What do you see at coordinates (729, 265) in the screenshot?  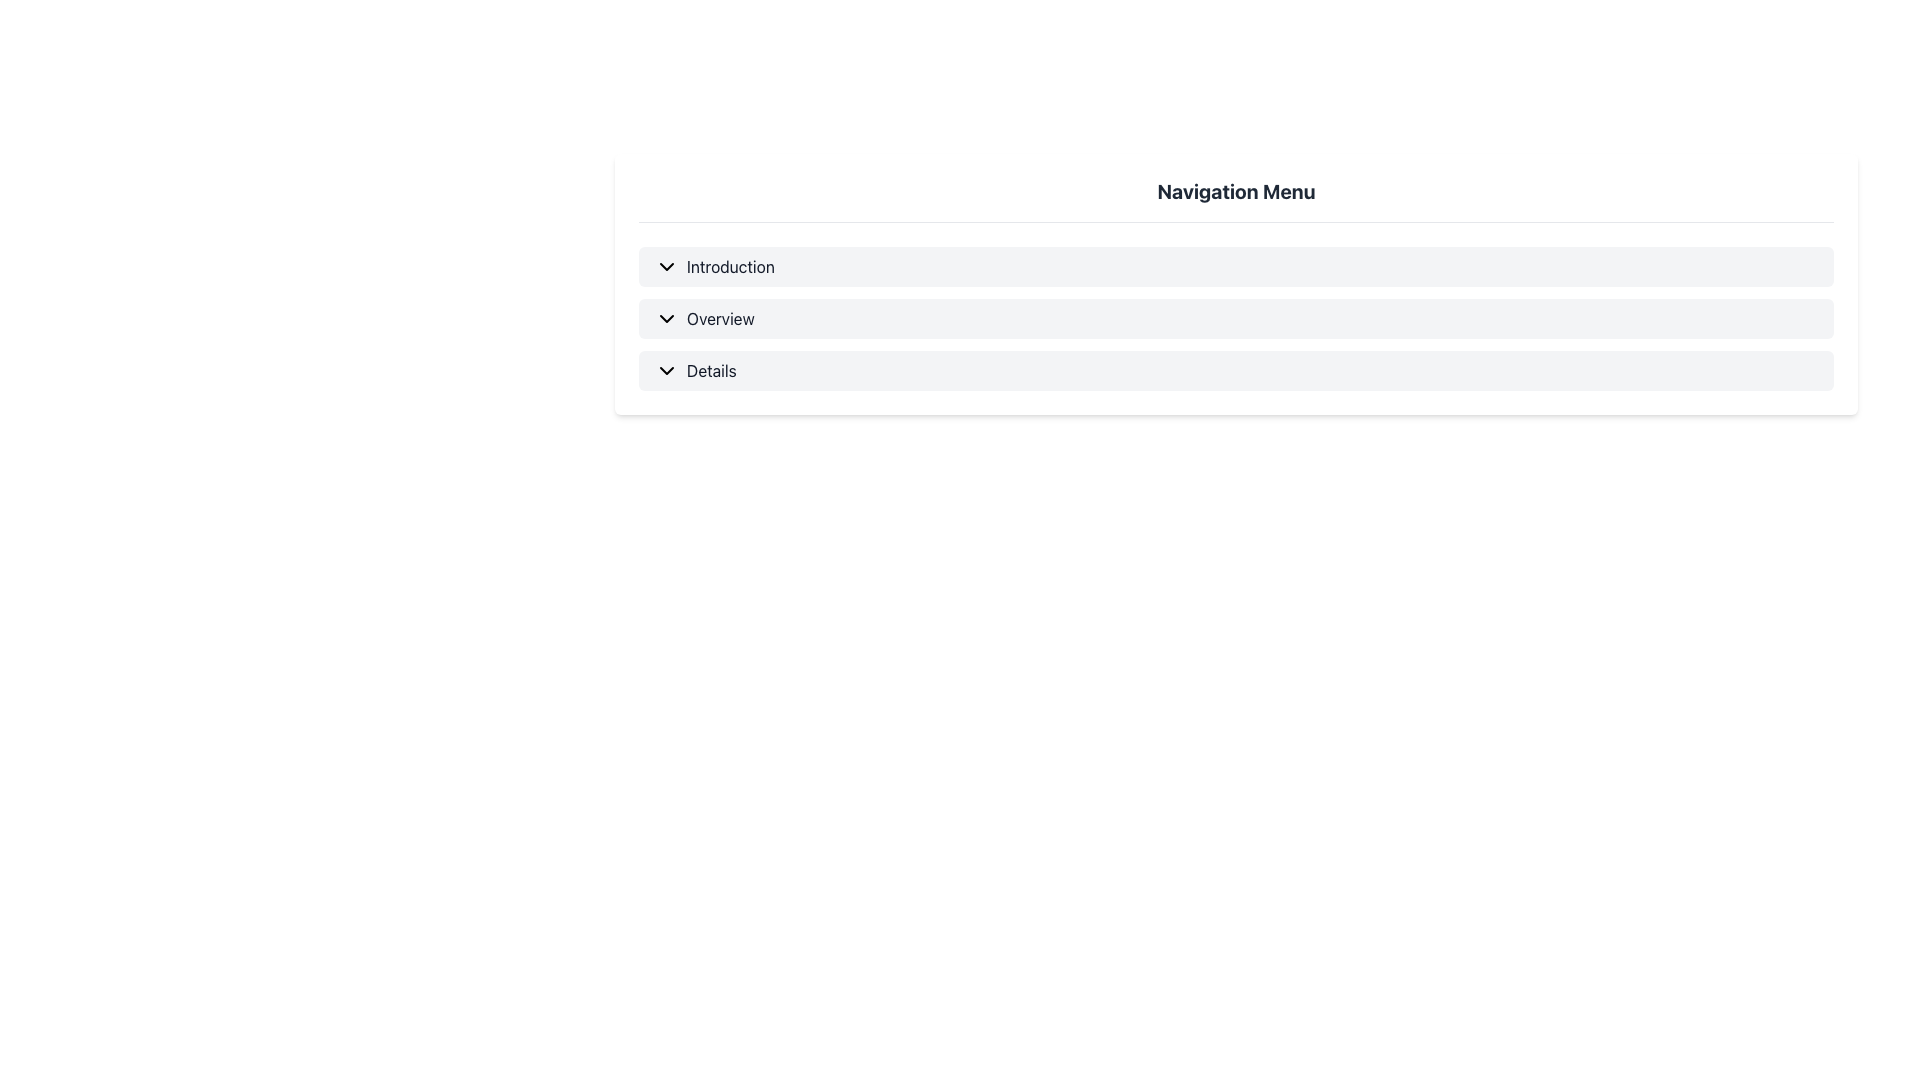 I see `the 'Introduction' link in the navigation menu to trigger the hover effects, which change the text color from dark gray to white` at bounding box center [729, 265].